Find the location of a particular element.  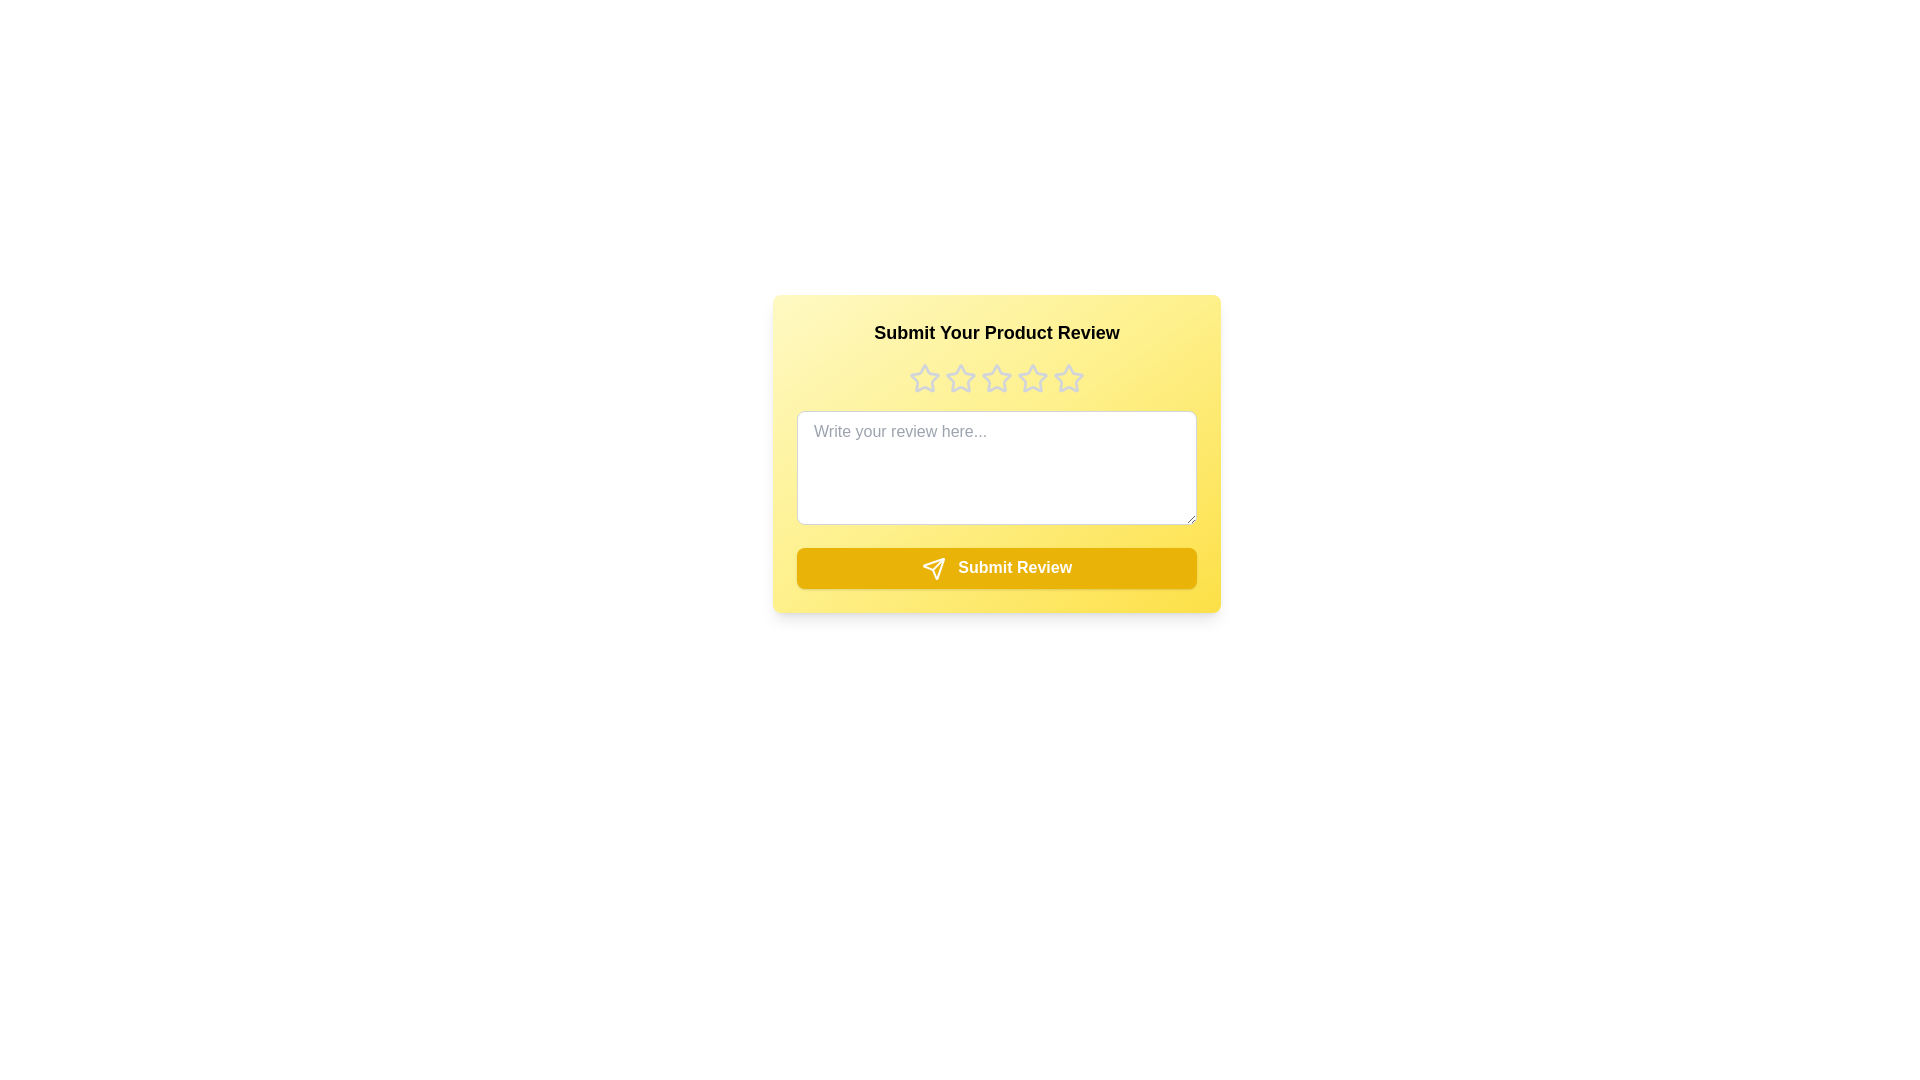

the wide rectangular button with a yellow background and white text reading 'Submit Review', located at the bottom of the card titled 'Submit Your Product Review' is located at coordinates (997, 567).